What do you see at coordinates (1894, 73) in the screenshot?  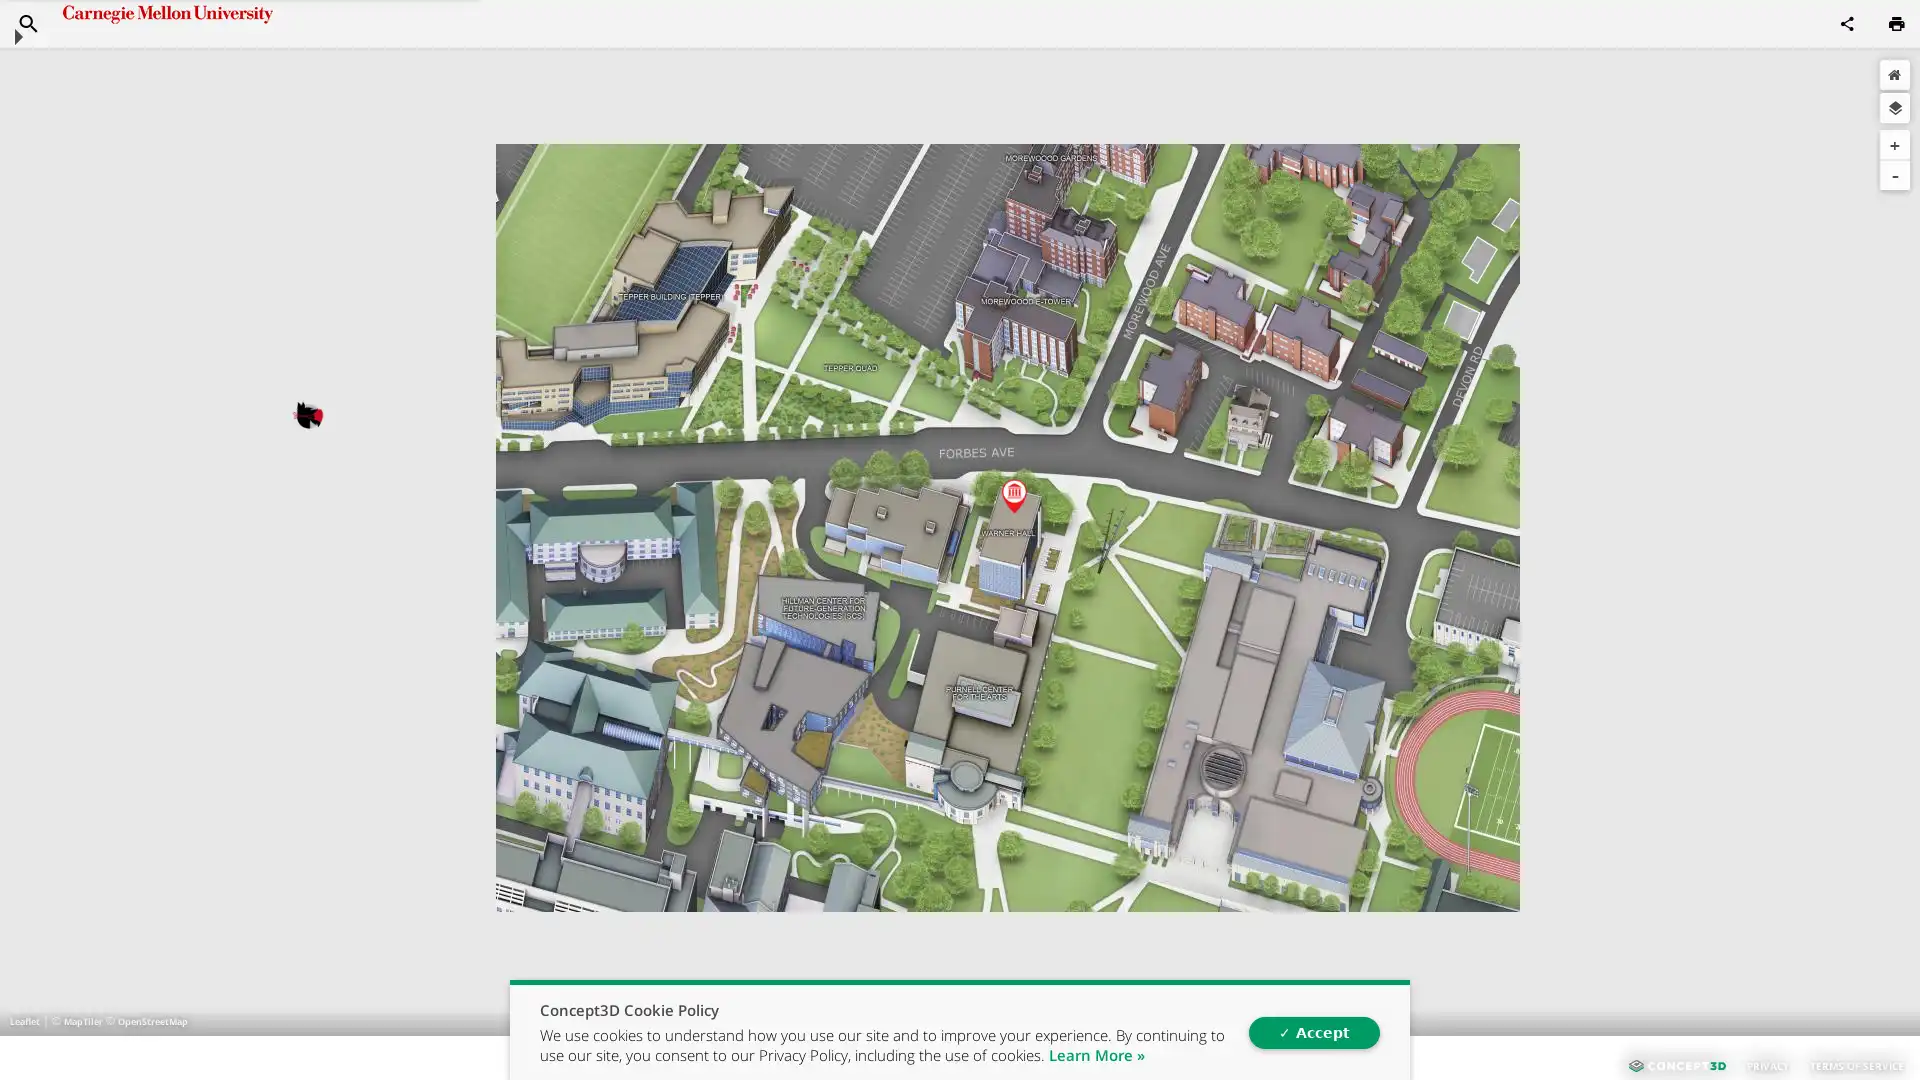 I see `Reset map view` at bounding box center [1894, 73].